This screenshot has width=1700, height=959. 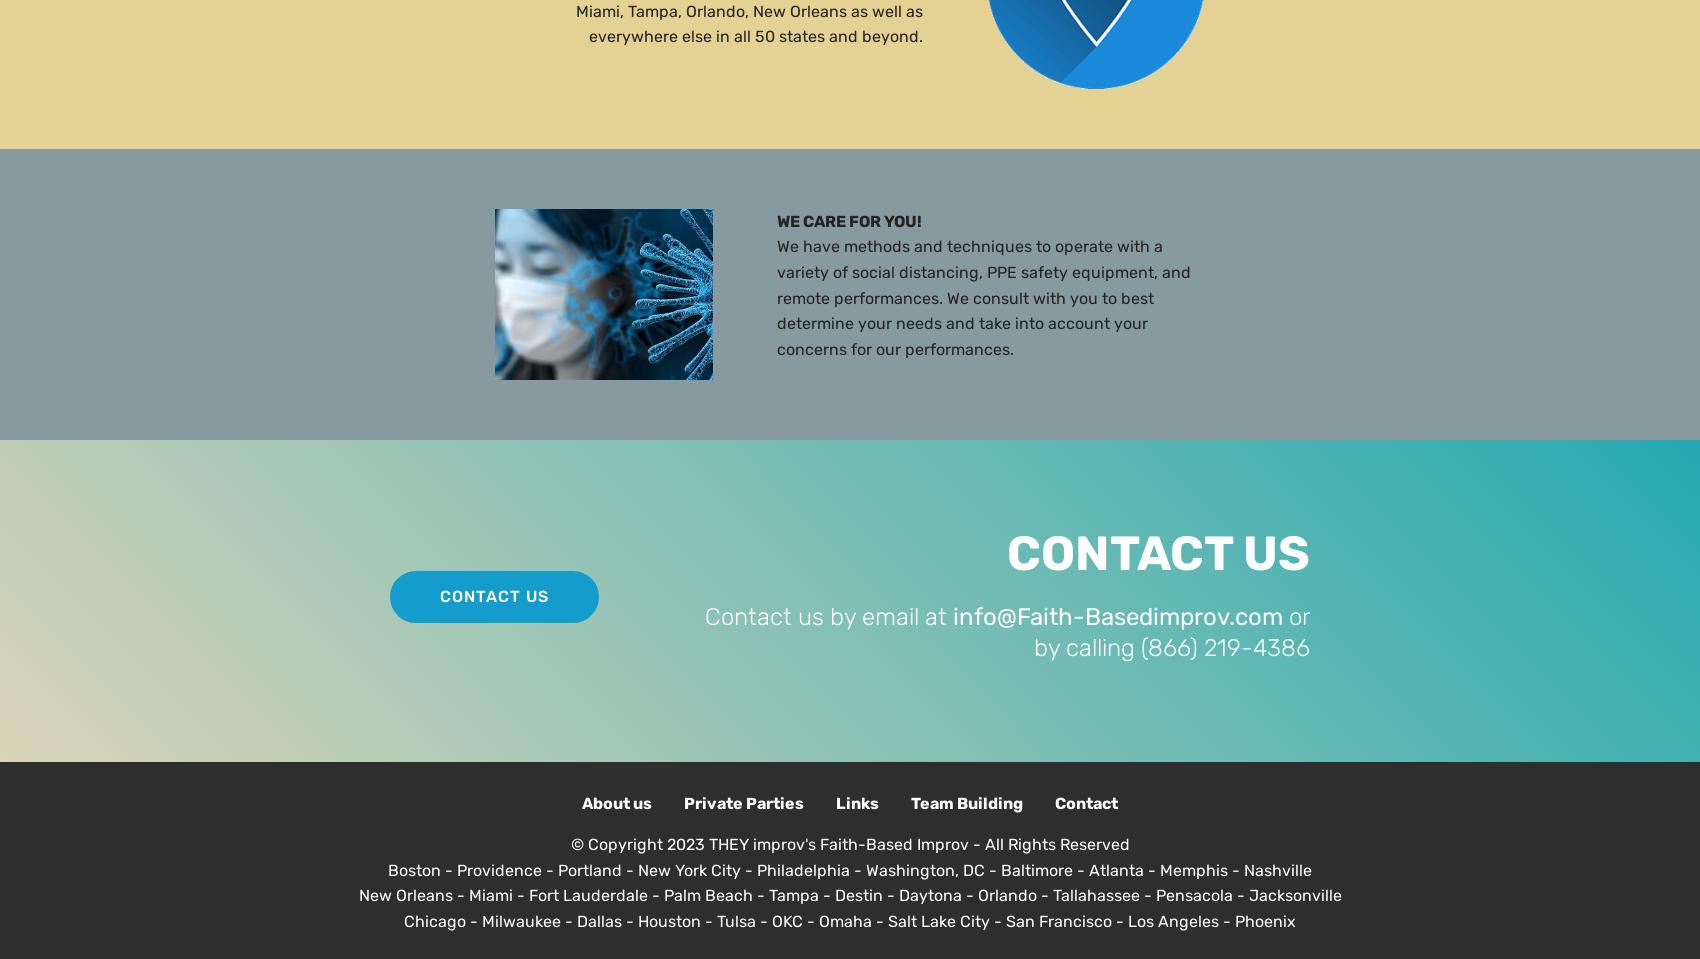 What do you see at coordinates (684, 802) in the screenshot?
I see `'Private Parties'` at bounding box center [684, 802].